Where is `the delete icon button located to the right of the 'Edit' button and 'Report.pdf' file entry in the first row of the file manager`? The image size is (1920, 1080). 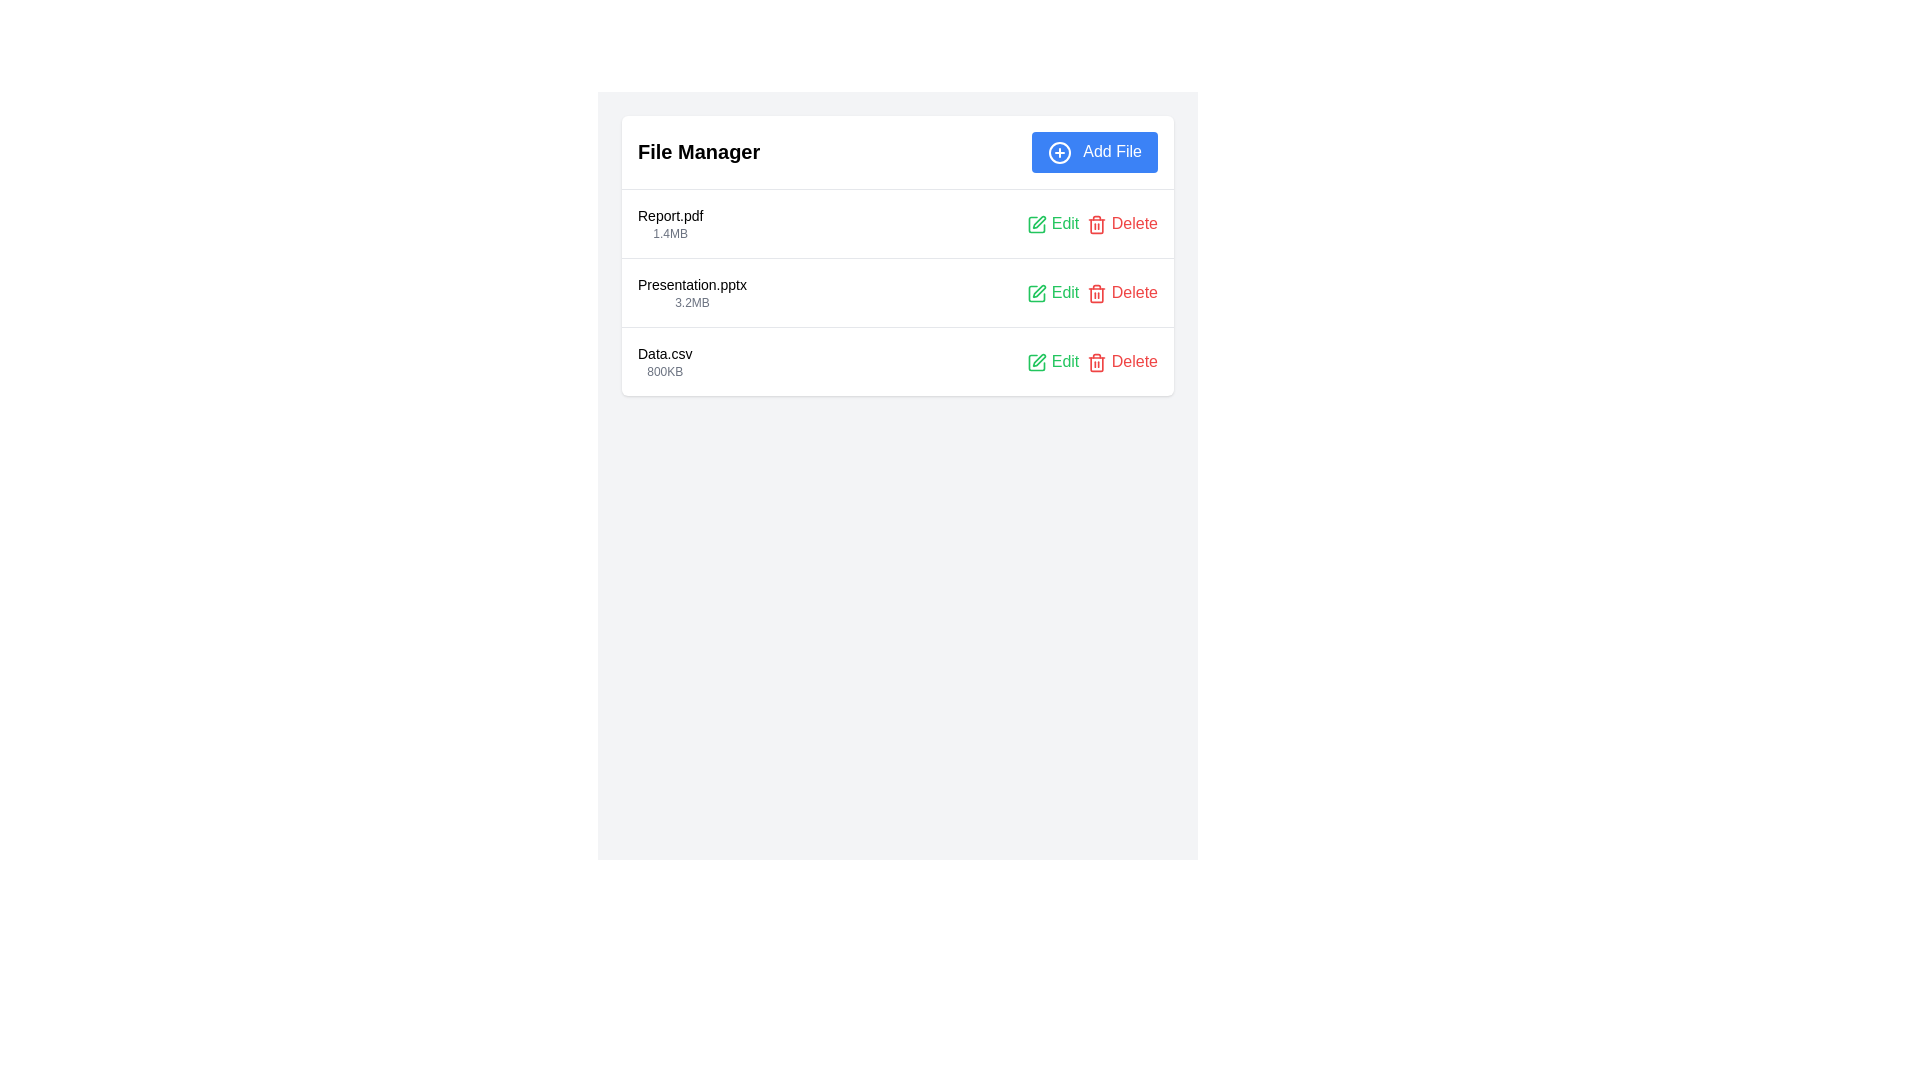 the delete icon button located to the right of the 'Edit' button and 'Report.pdf' file entry in the first row of the file manager is located at coordinates (1096, 224).